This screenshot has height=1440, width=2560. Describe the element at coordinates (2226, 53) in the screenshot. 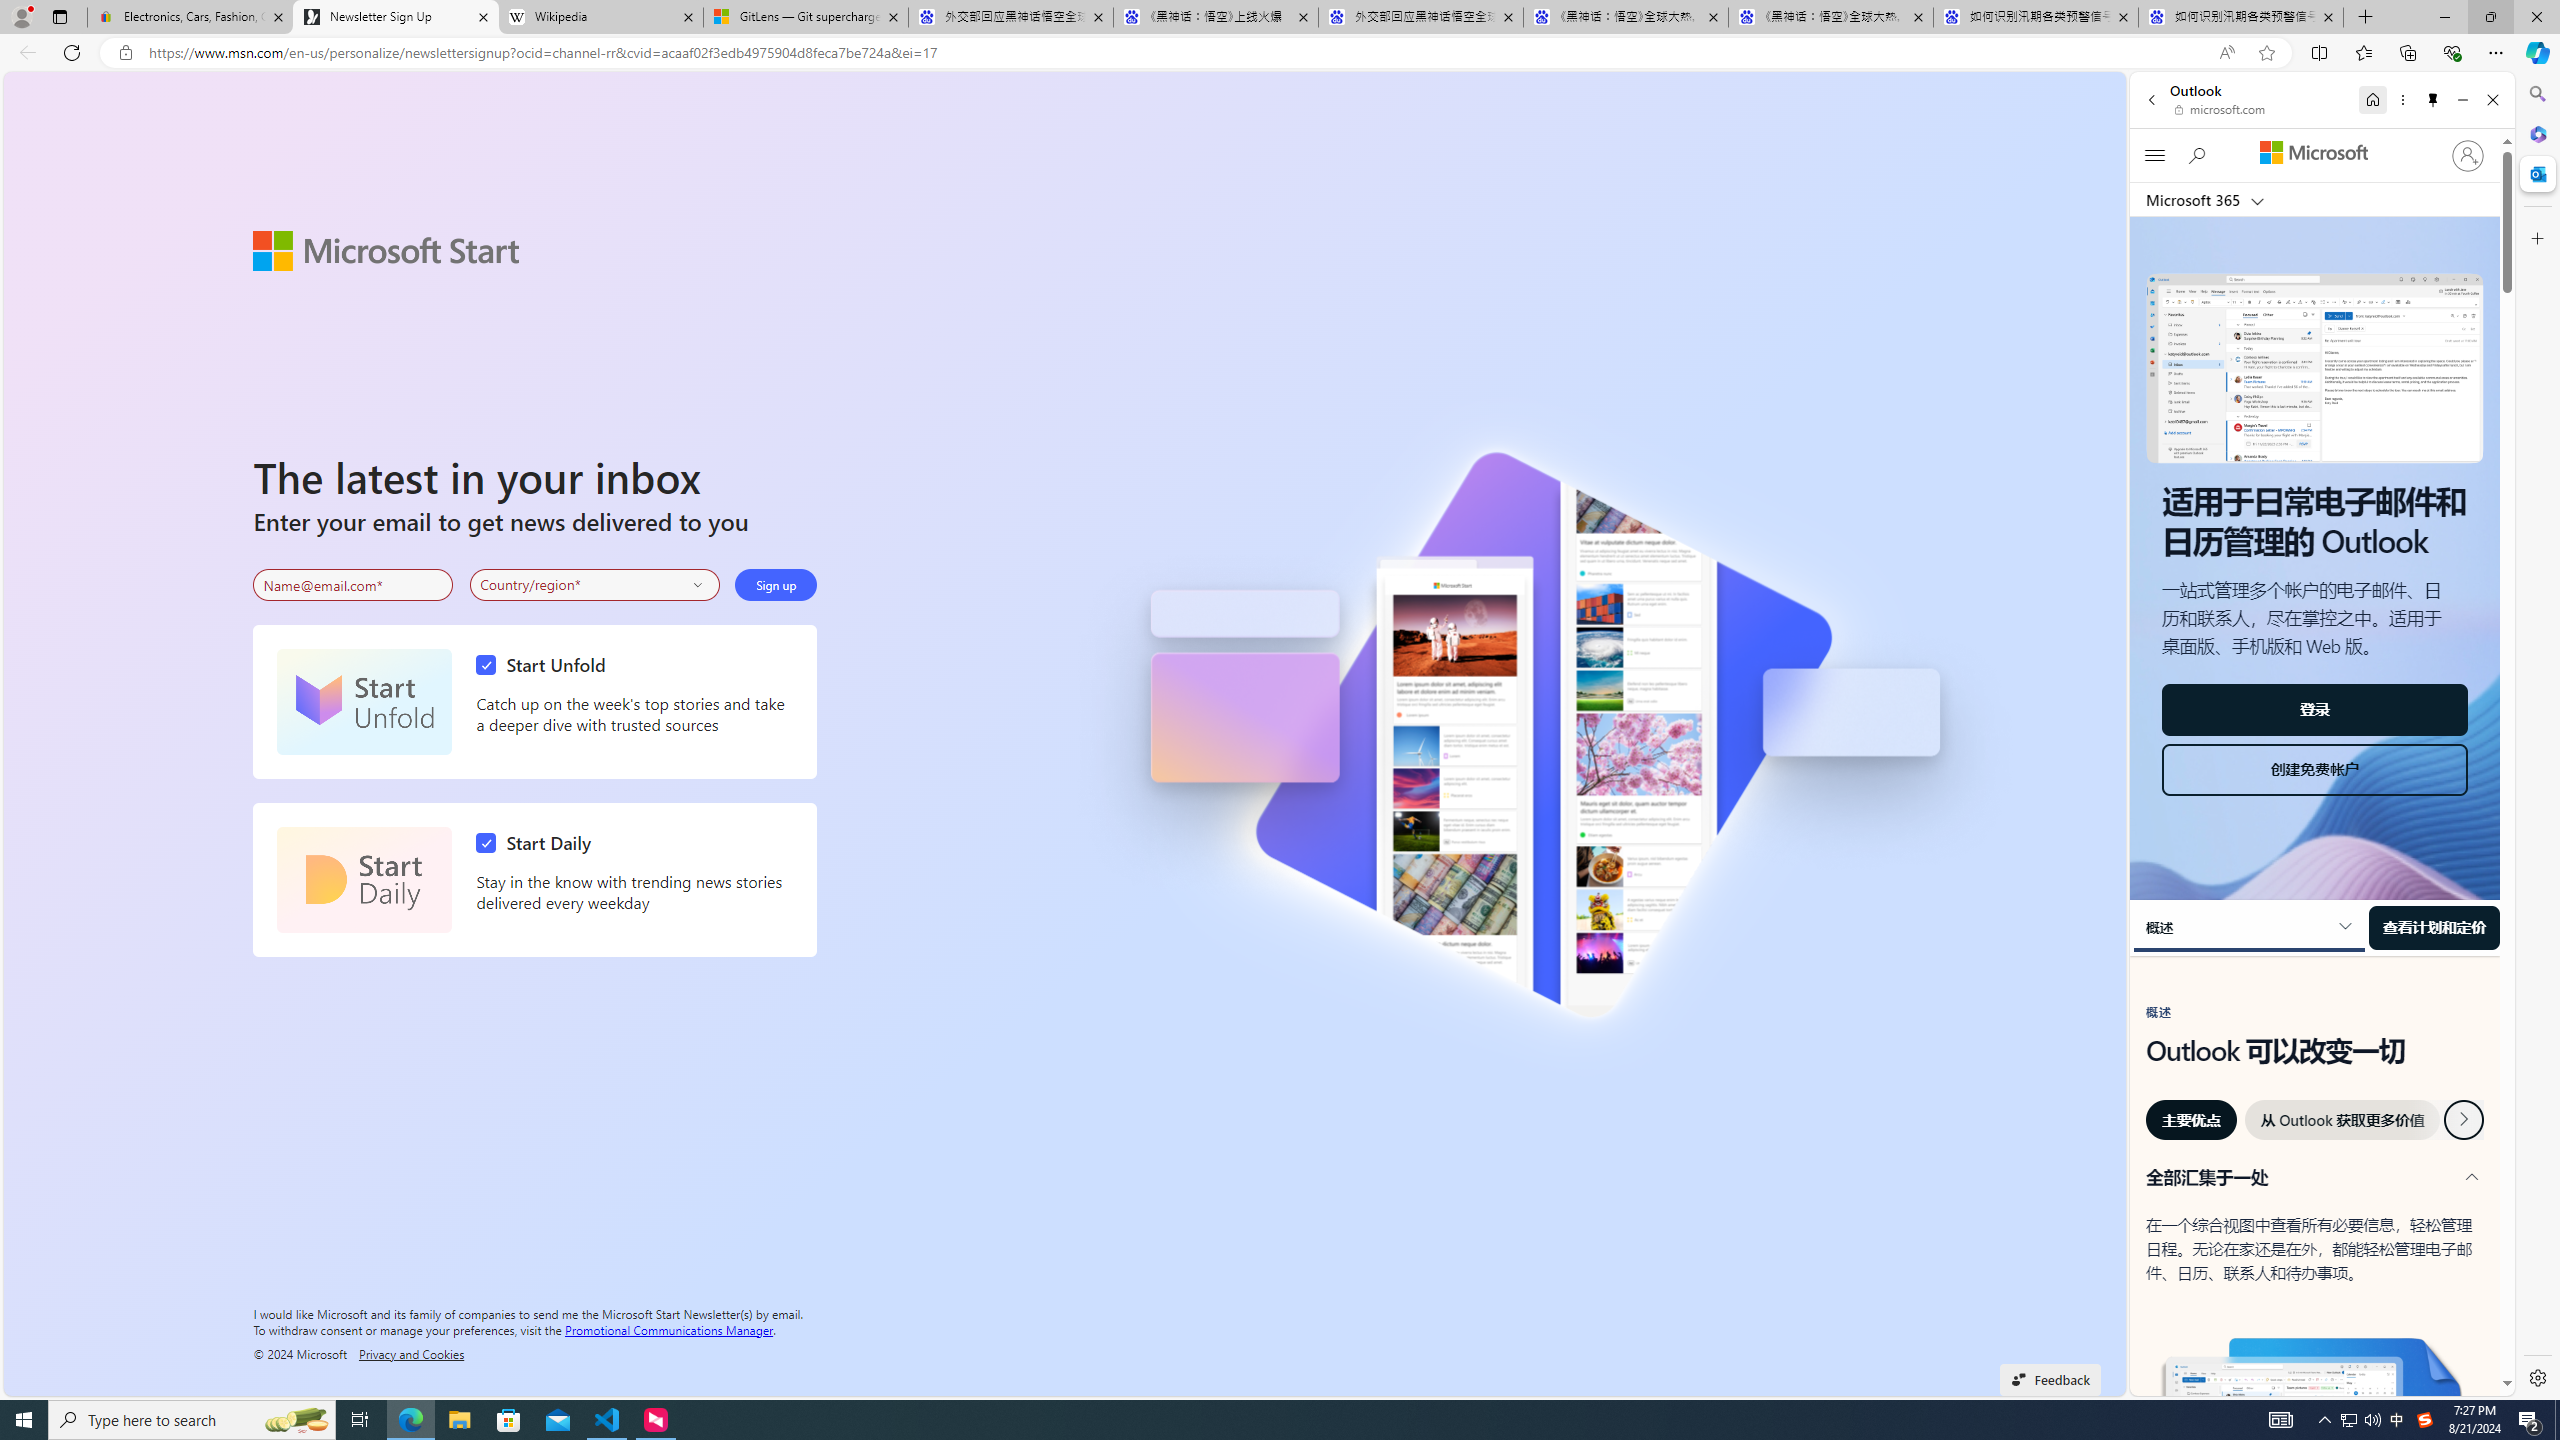

I see `'Read aloud this page (Ctrl+Shift+U)'` at that location.